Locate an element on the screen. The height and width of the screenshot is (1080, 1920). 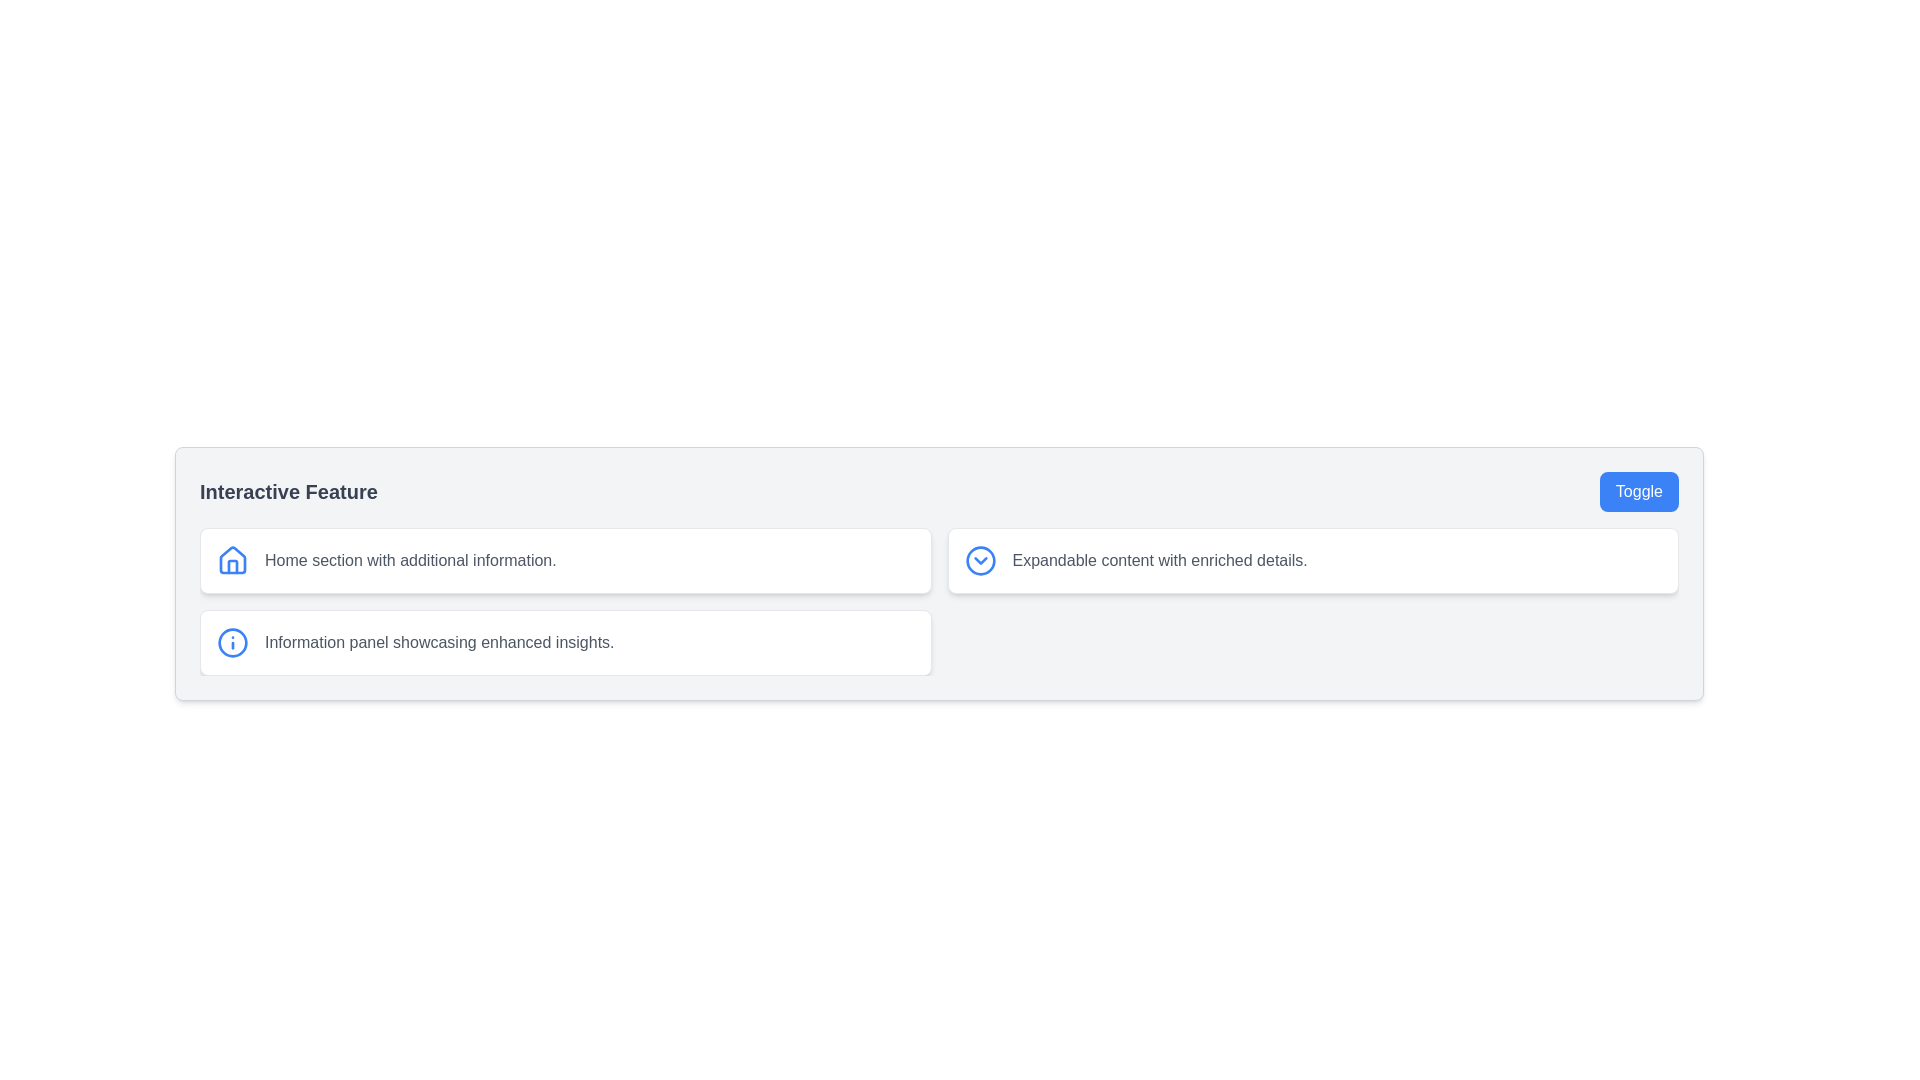
the circular SVG icon with a bright blue border and central 'i' symbol located on the left side of the 'Information panel showcasing enhanced insights.' text is located at coordinates (233, 643).